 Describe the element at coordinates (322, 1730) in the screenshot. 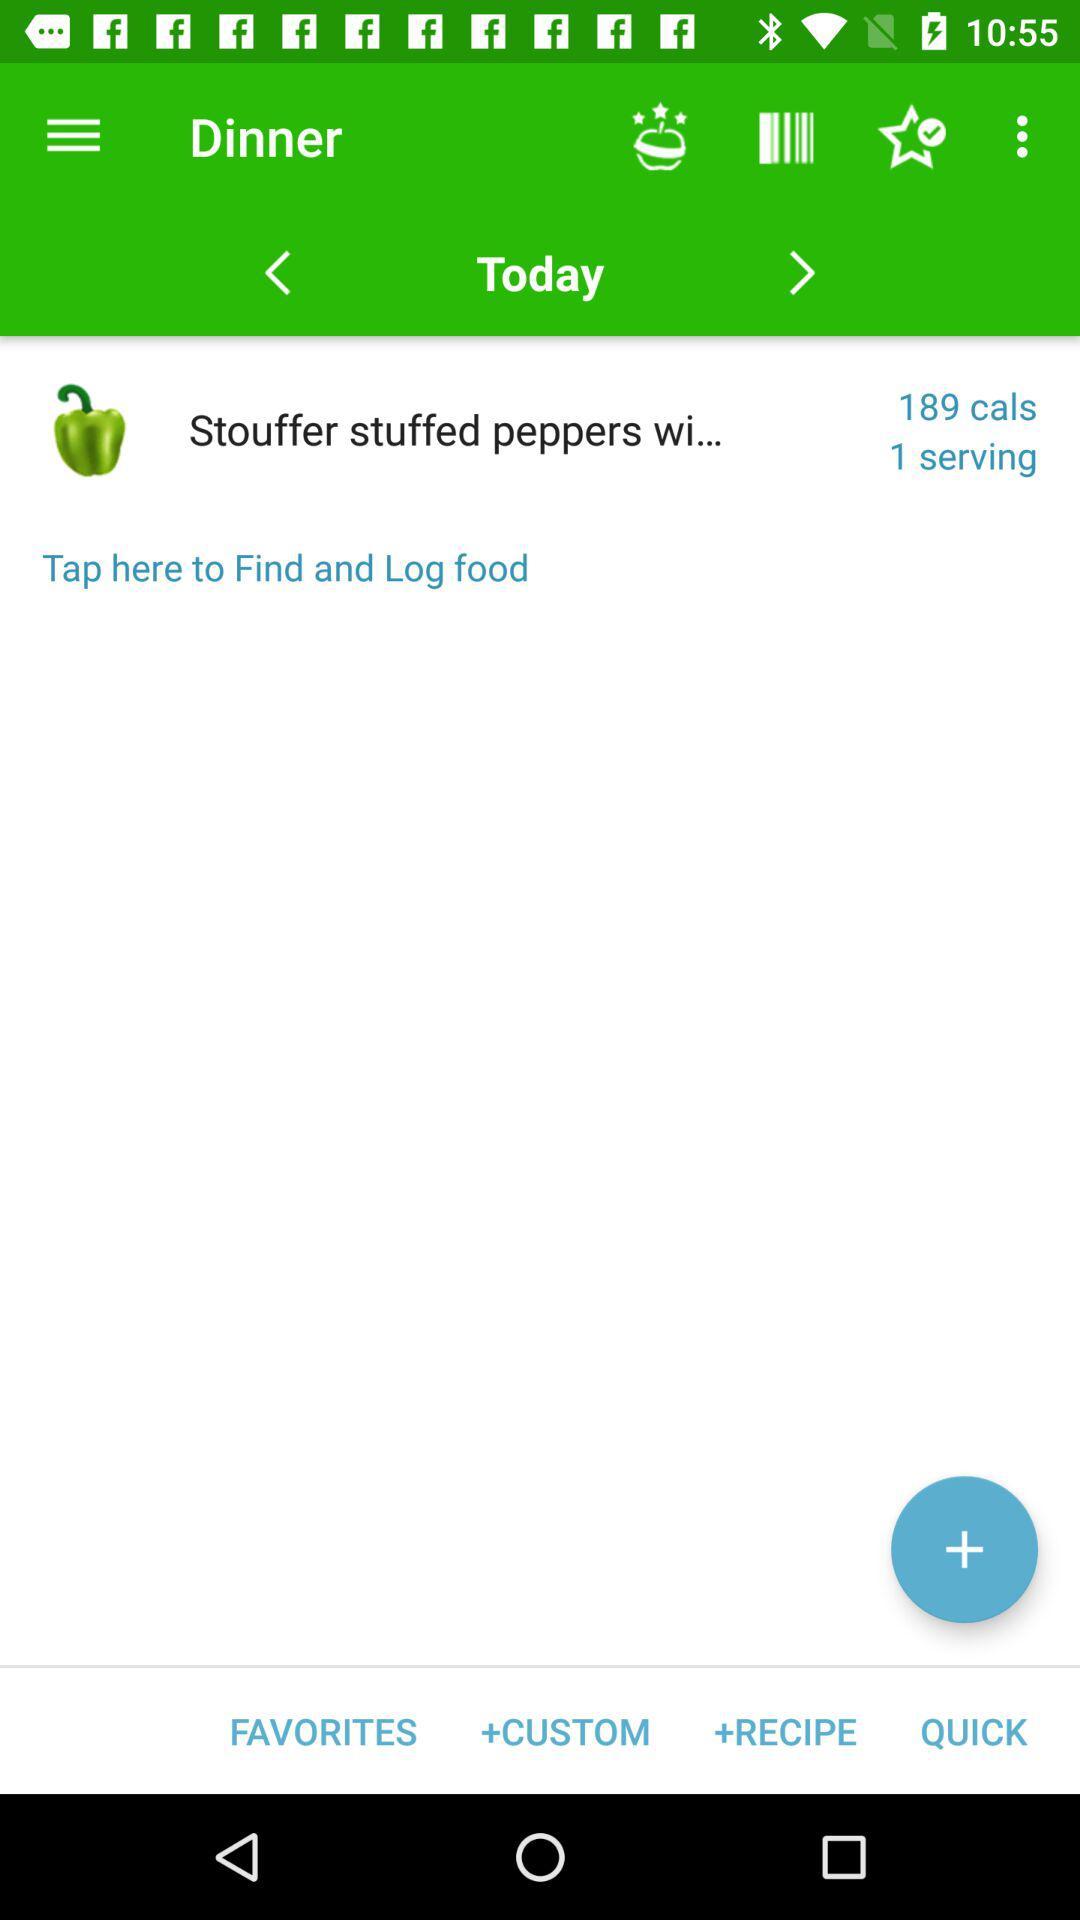

I see `the favorites icon` at that location.